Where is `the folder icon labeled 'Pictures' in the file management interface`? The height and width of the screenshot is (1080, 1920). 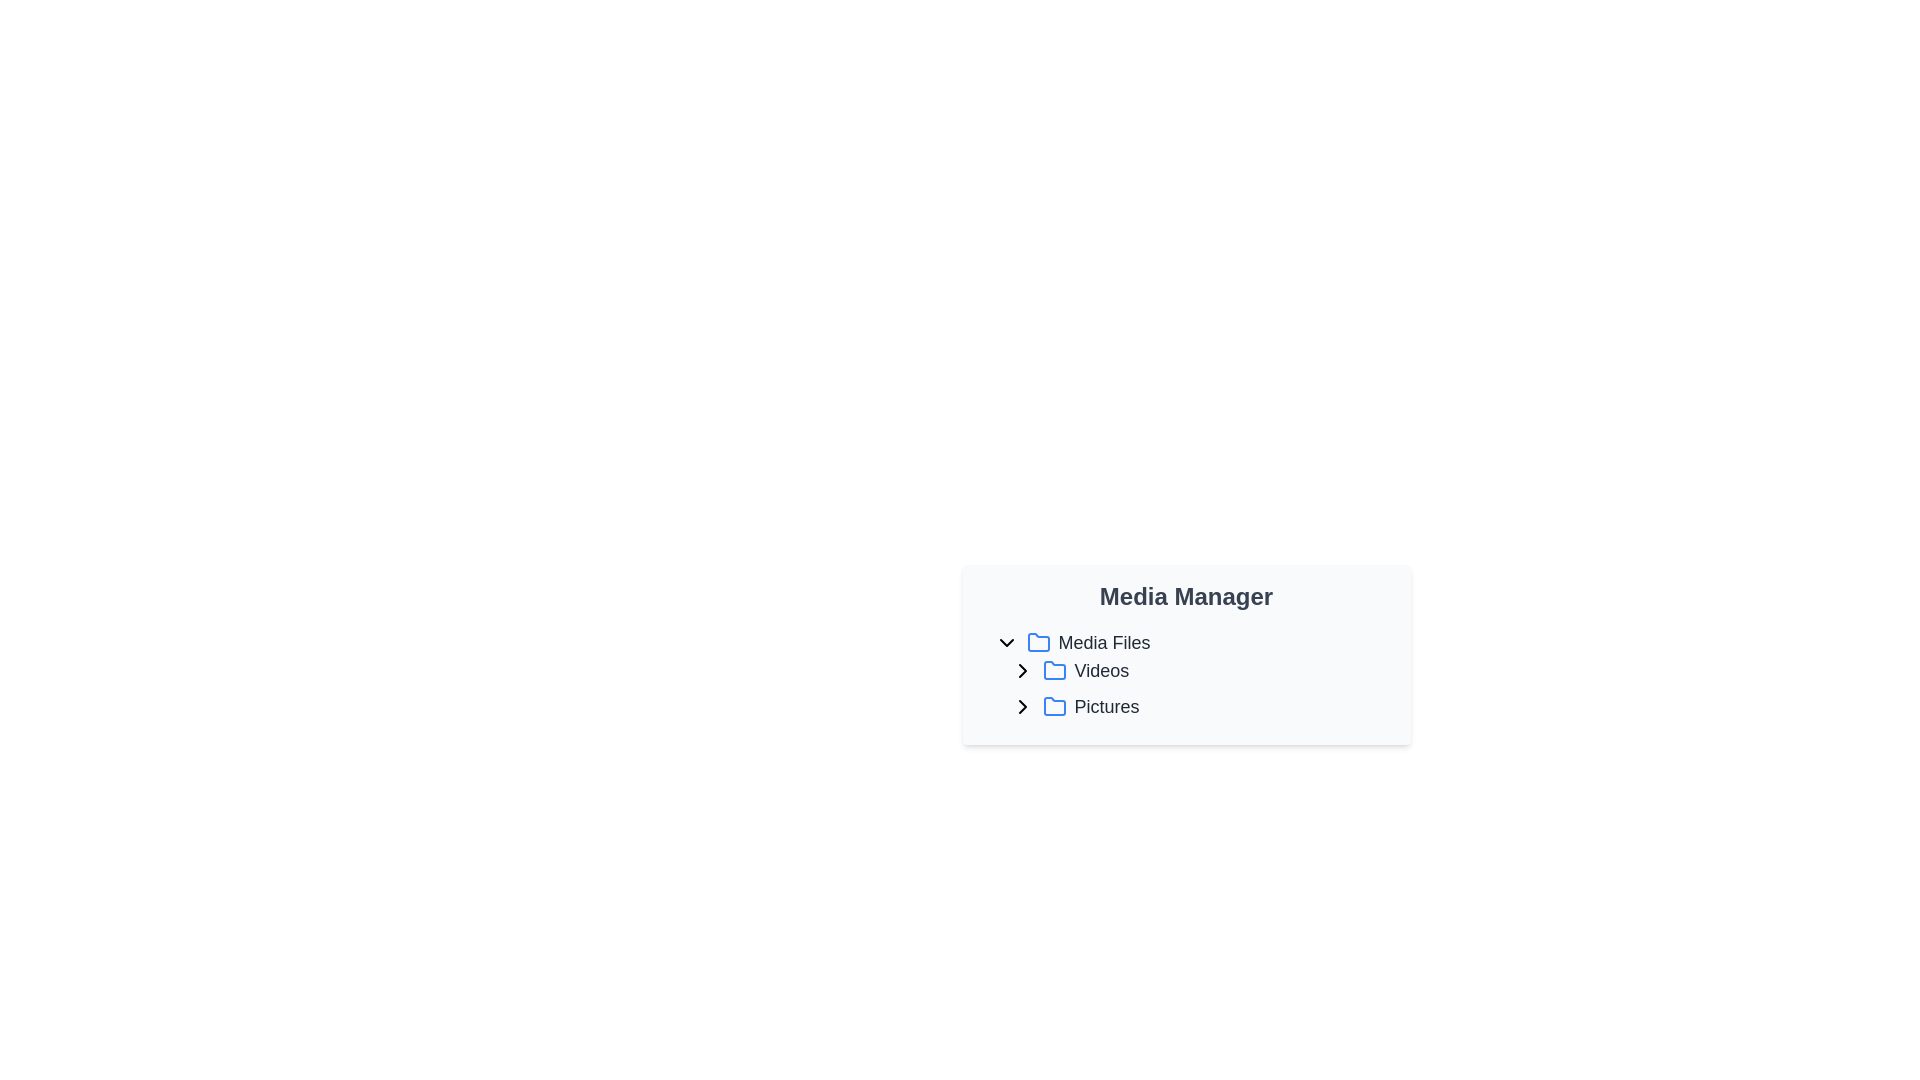 the folder icon labeled 'Pictures' in the file management interface is located at coordinates (1053, 705).